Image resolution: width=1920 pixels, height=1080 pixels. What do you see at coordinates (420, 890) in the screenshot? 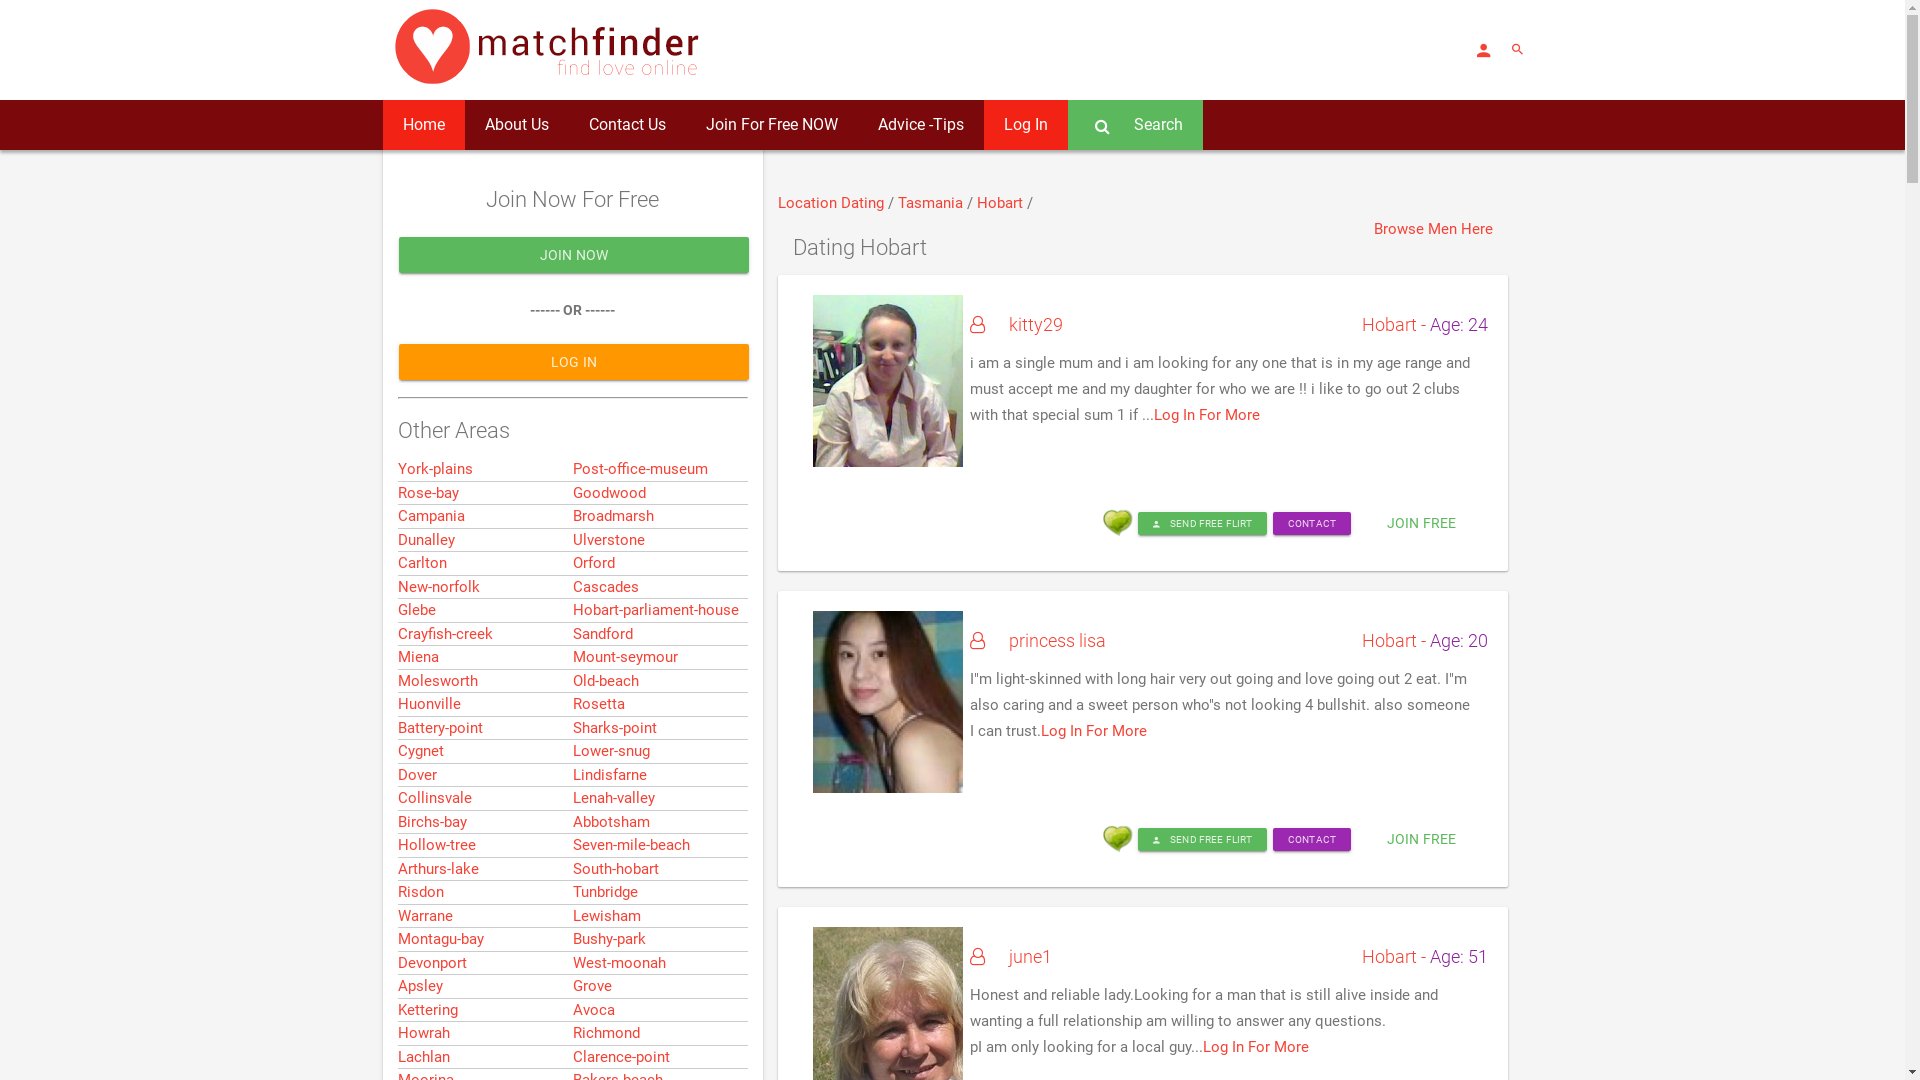
I see `'Risdon'` at bounding box center [420, 890].